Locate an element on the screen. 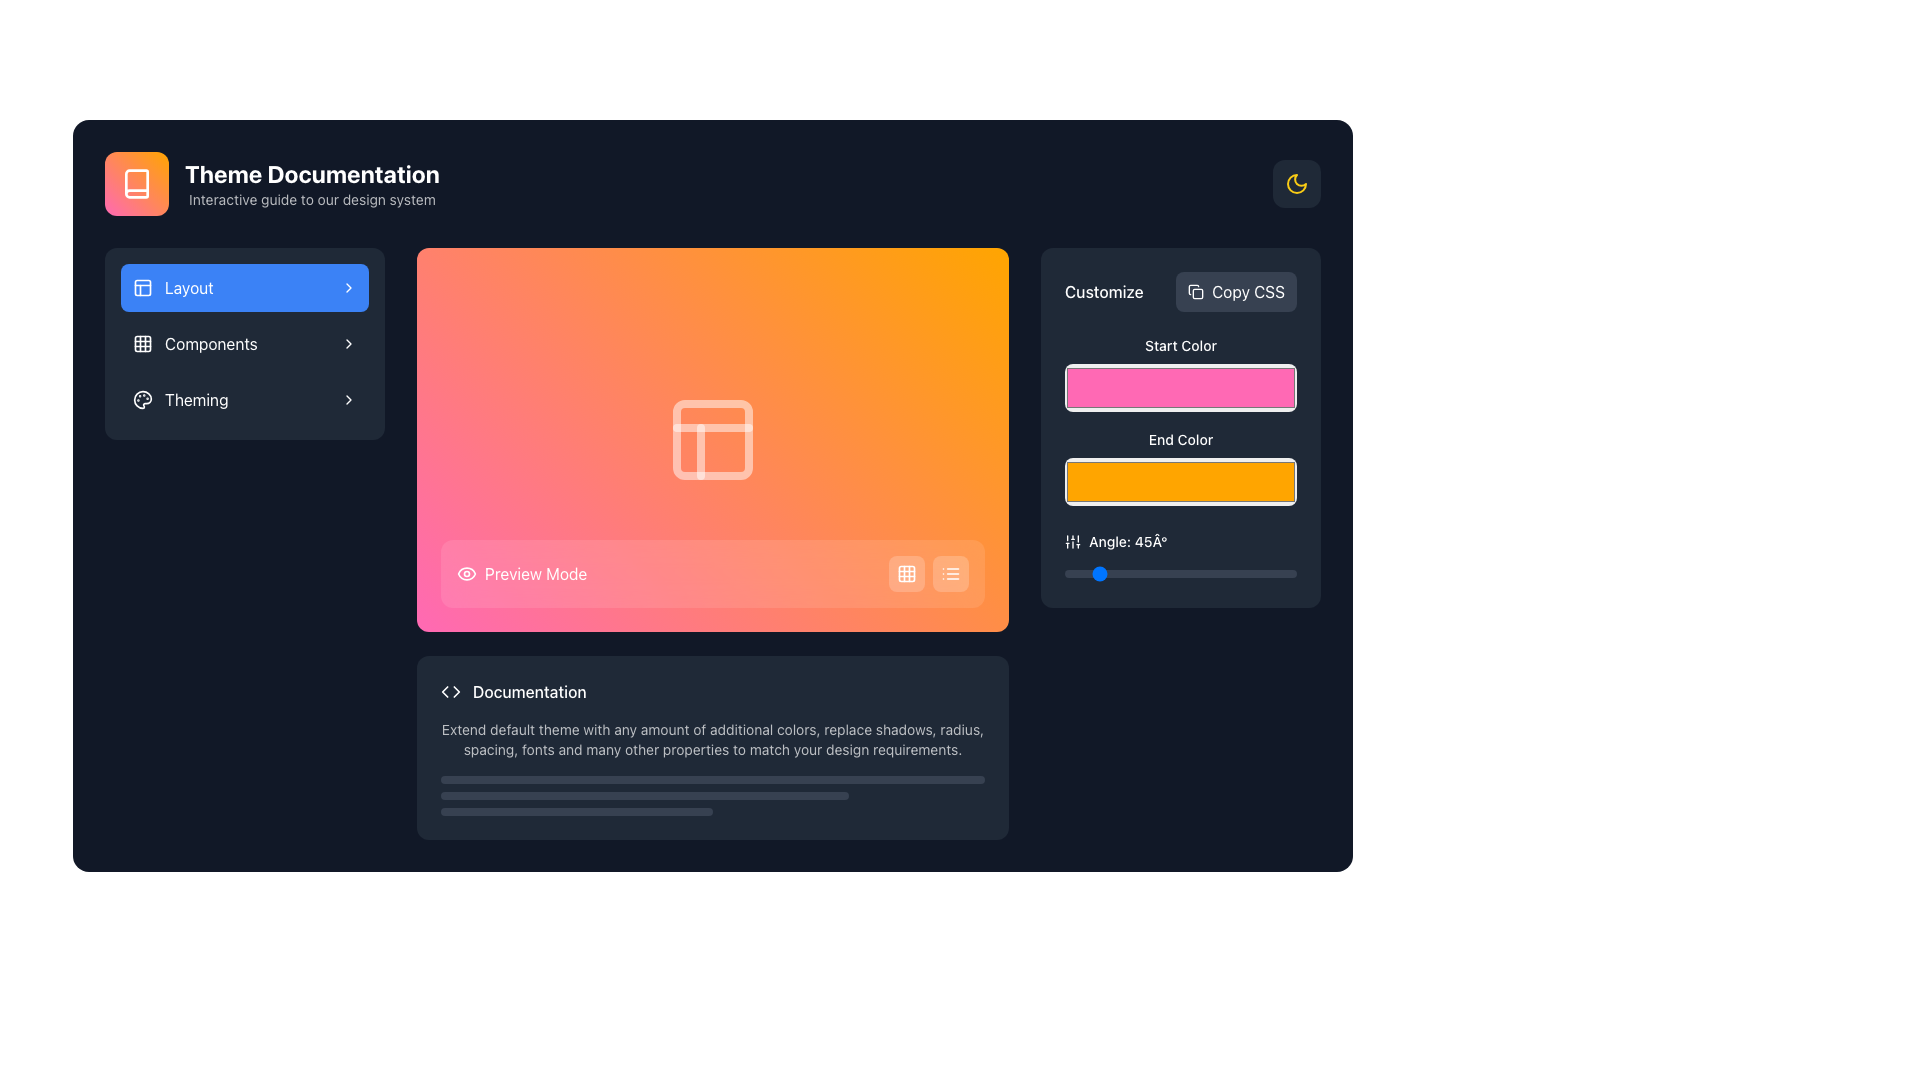 This screenshot has height=1080, width=1920. the unique layout selection icon located in the center of the main gradient section of the interface is located at coordinates (713, 438).